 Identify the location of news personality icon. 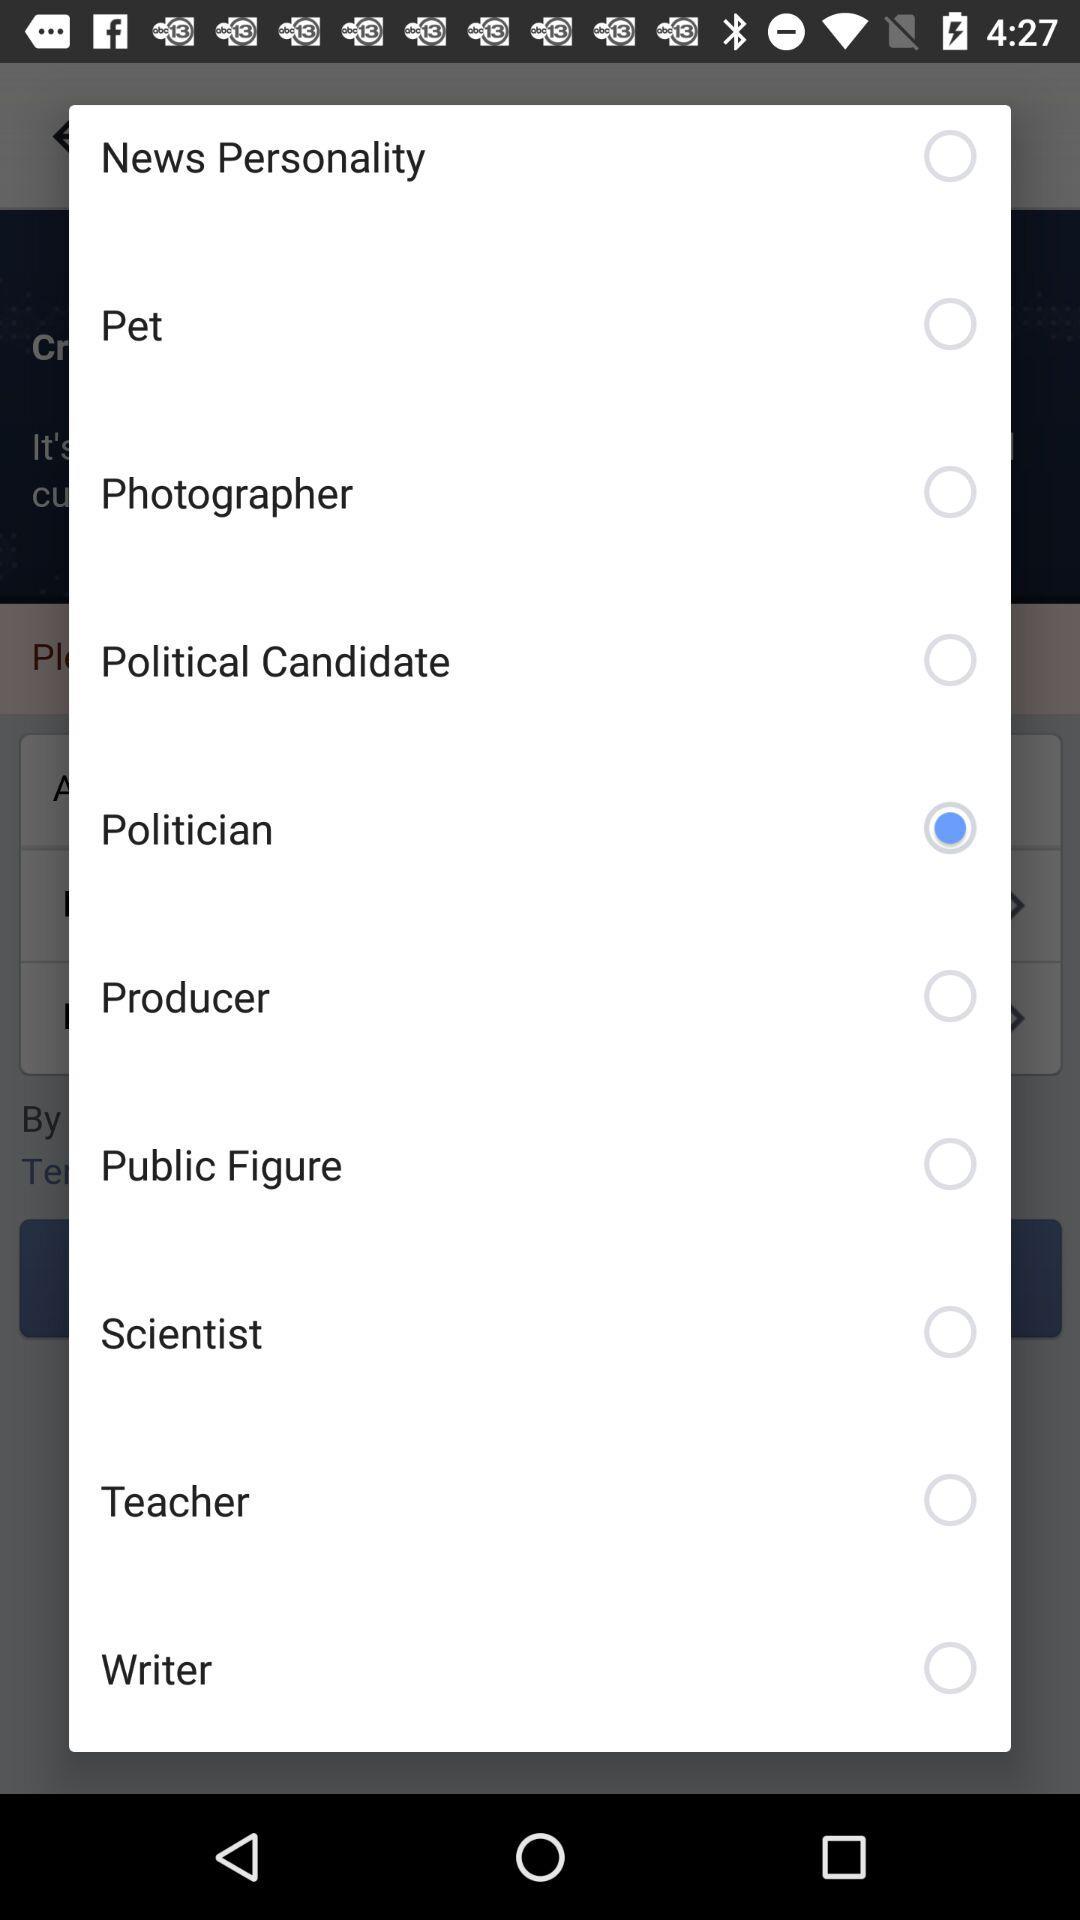
(540, 172).